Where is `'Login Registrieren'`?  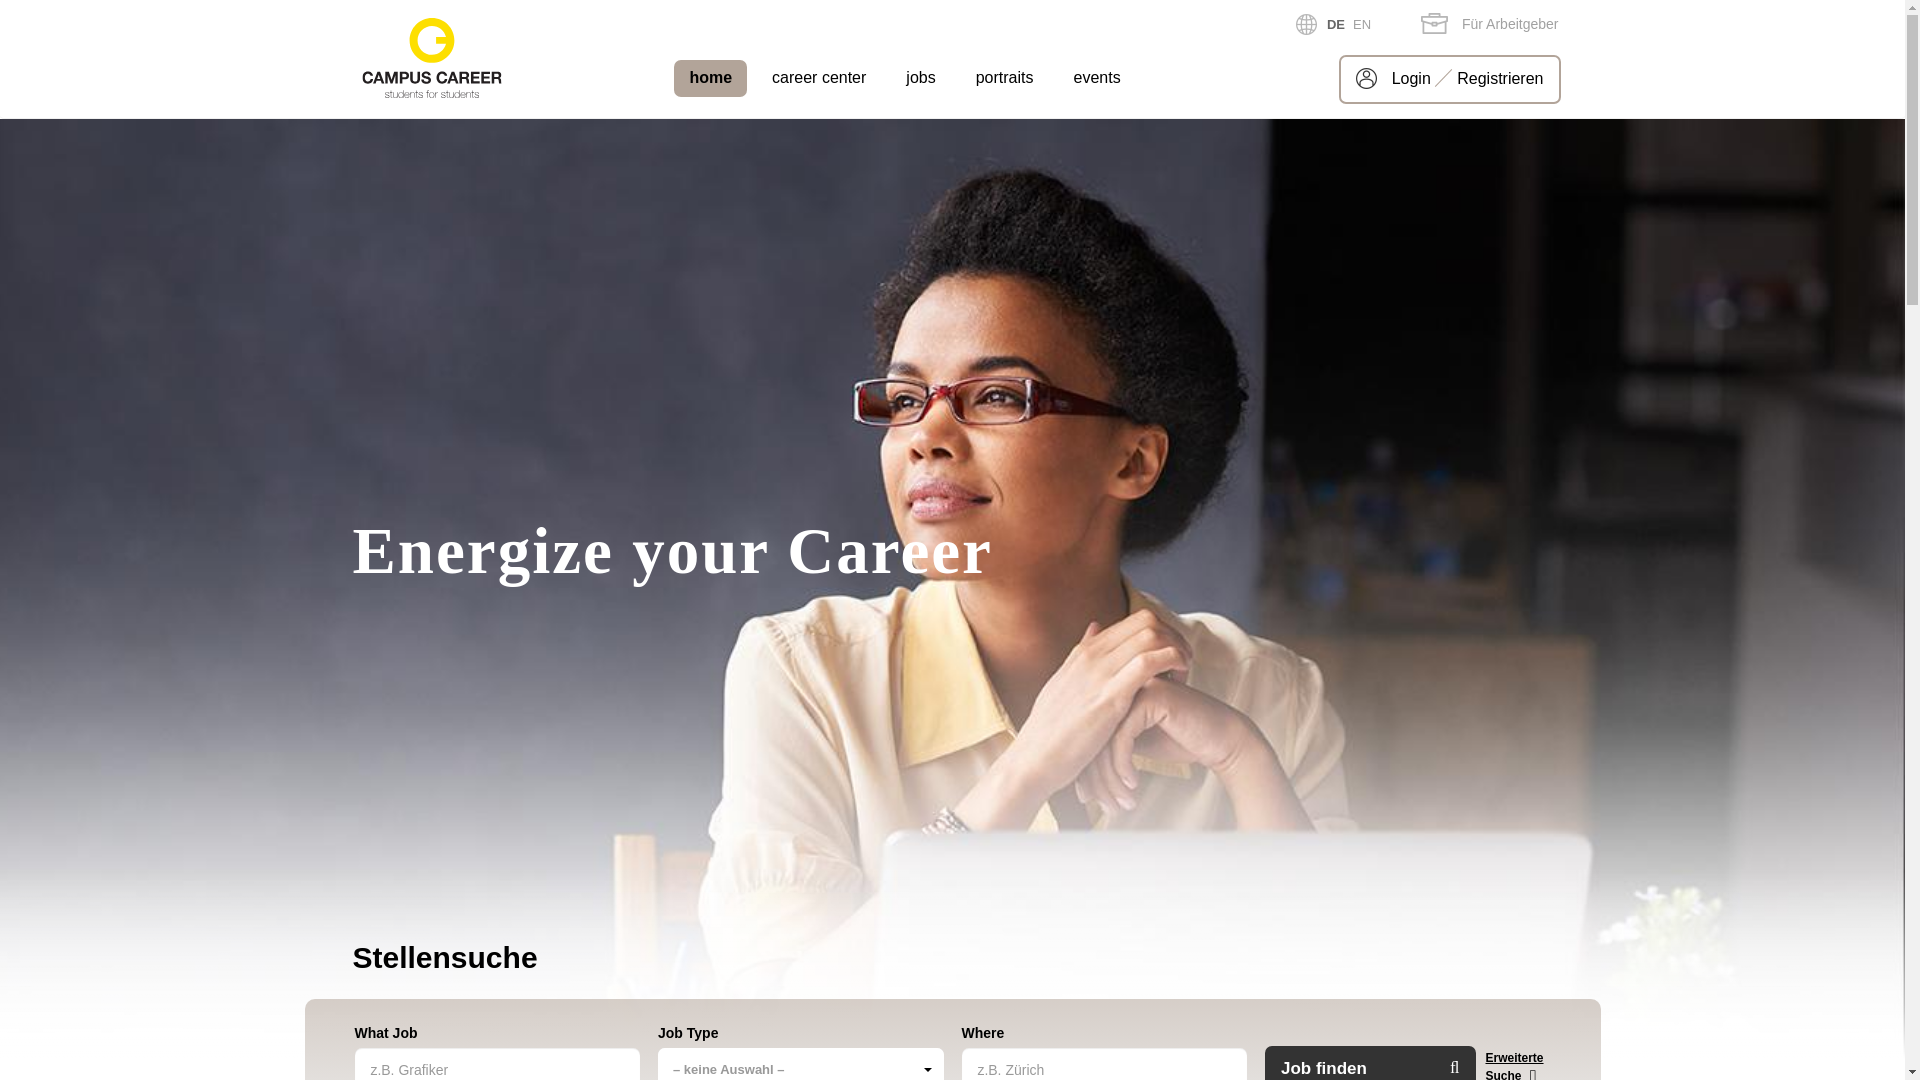
'Login Registrieren' is located at coordinates (1449, 78).